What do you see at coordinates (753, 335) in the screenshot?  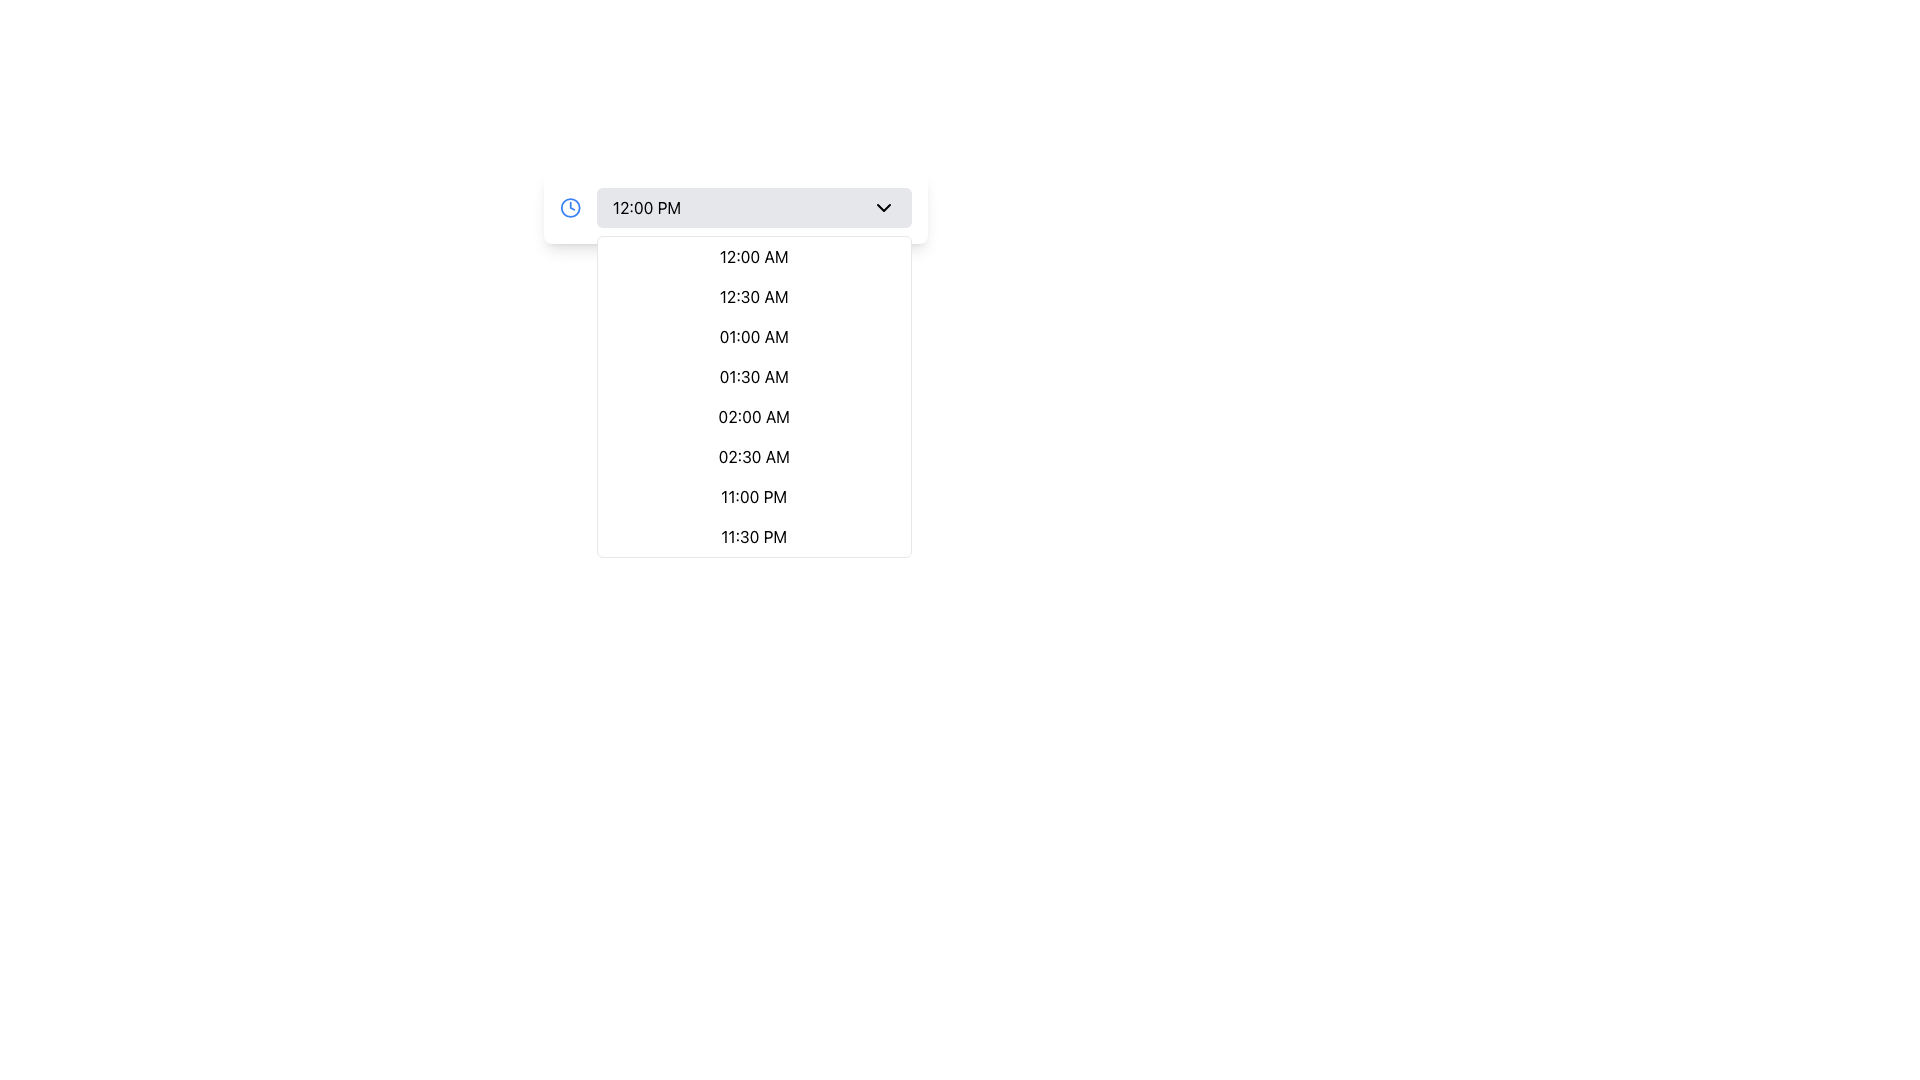 I see `the '01:00 AM' option in the dropdown menu` at bounding box center [753, 335].